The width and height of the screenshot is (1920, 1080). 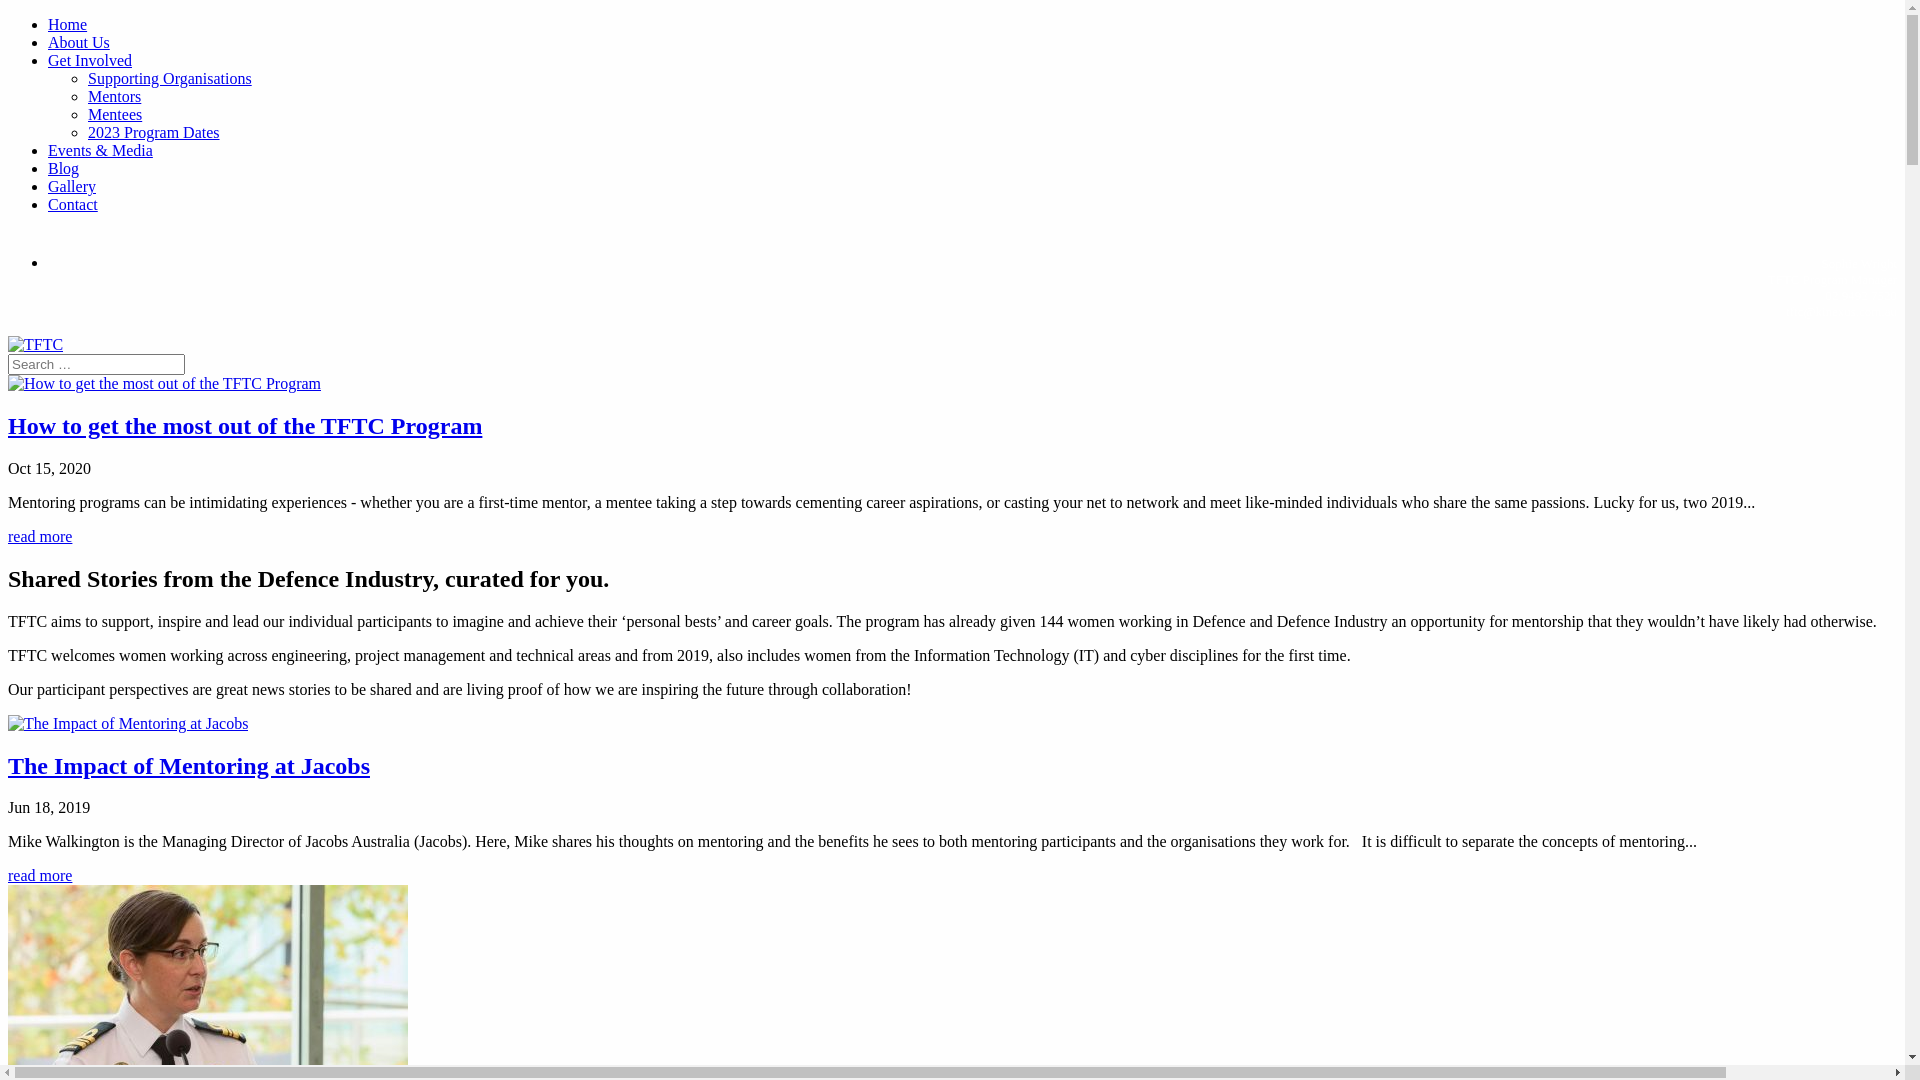 What do you see at coordinates (67, 24) in the screenshot?
I see `'Home'` at bounding box center [67, 24].